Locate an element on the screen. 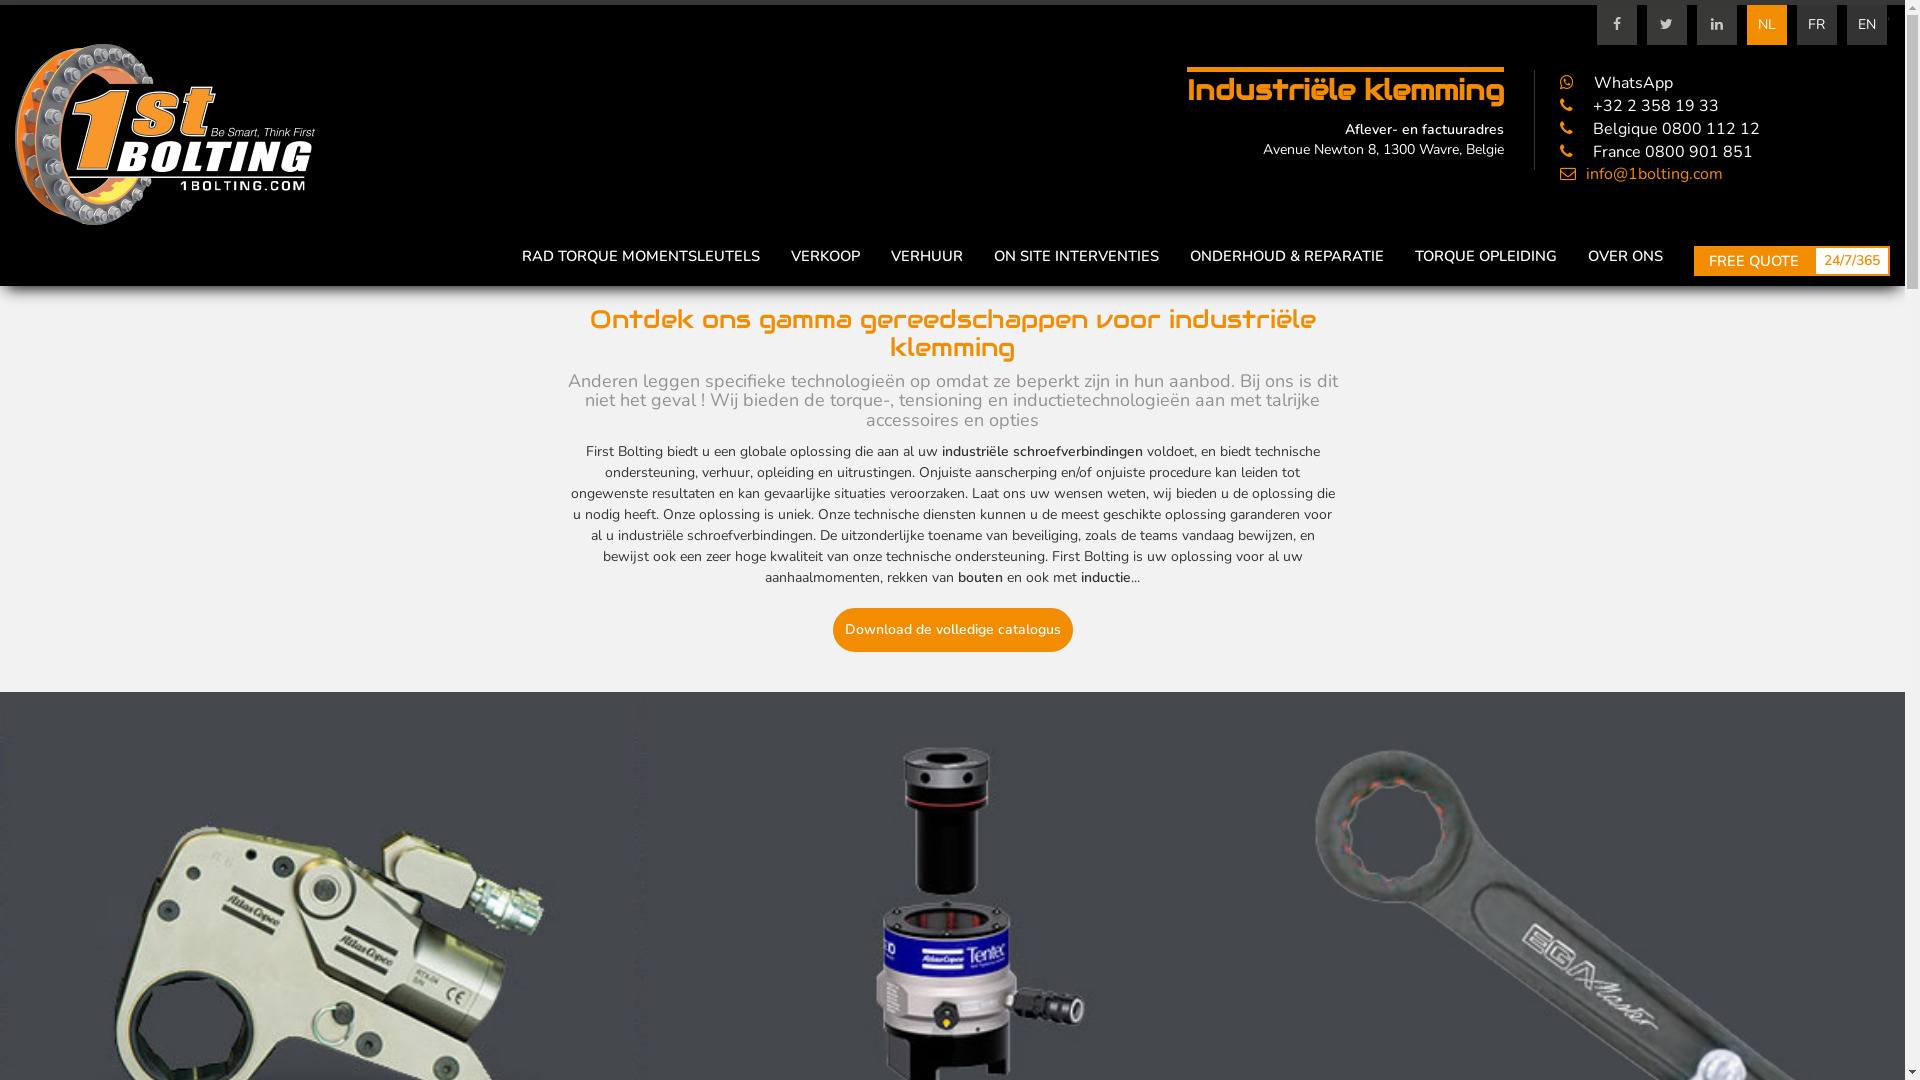 This screenshot has height=1080, width=1920. 'Ringslagsleutel' is located at coordinates (1586, 968).